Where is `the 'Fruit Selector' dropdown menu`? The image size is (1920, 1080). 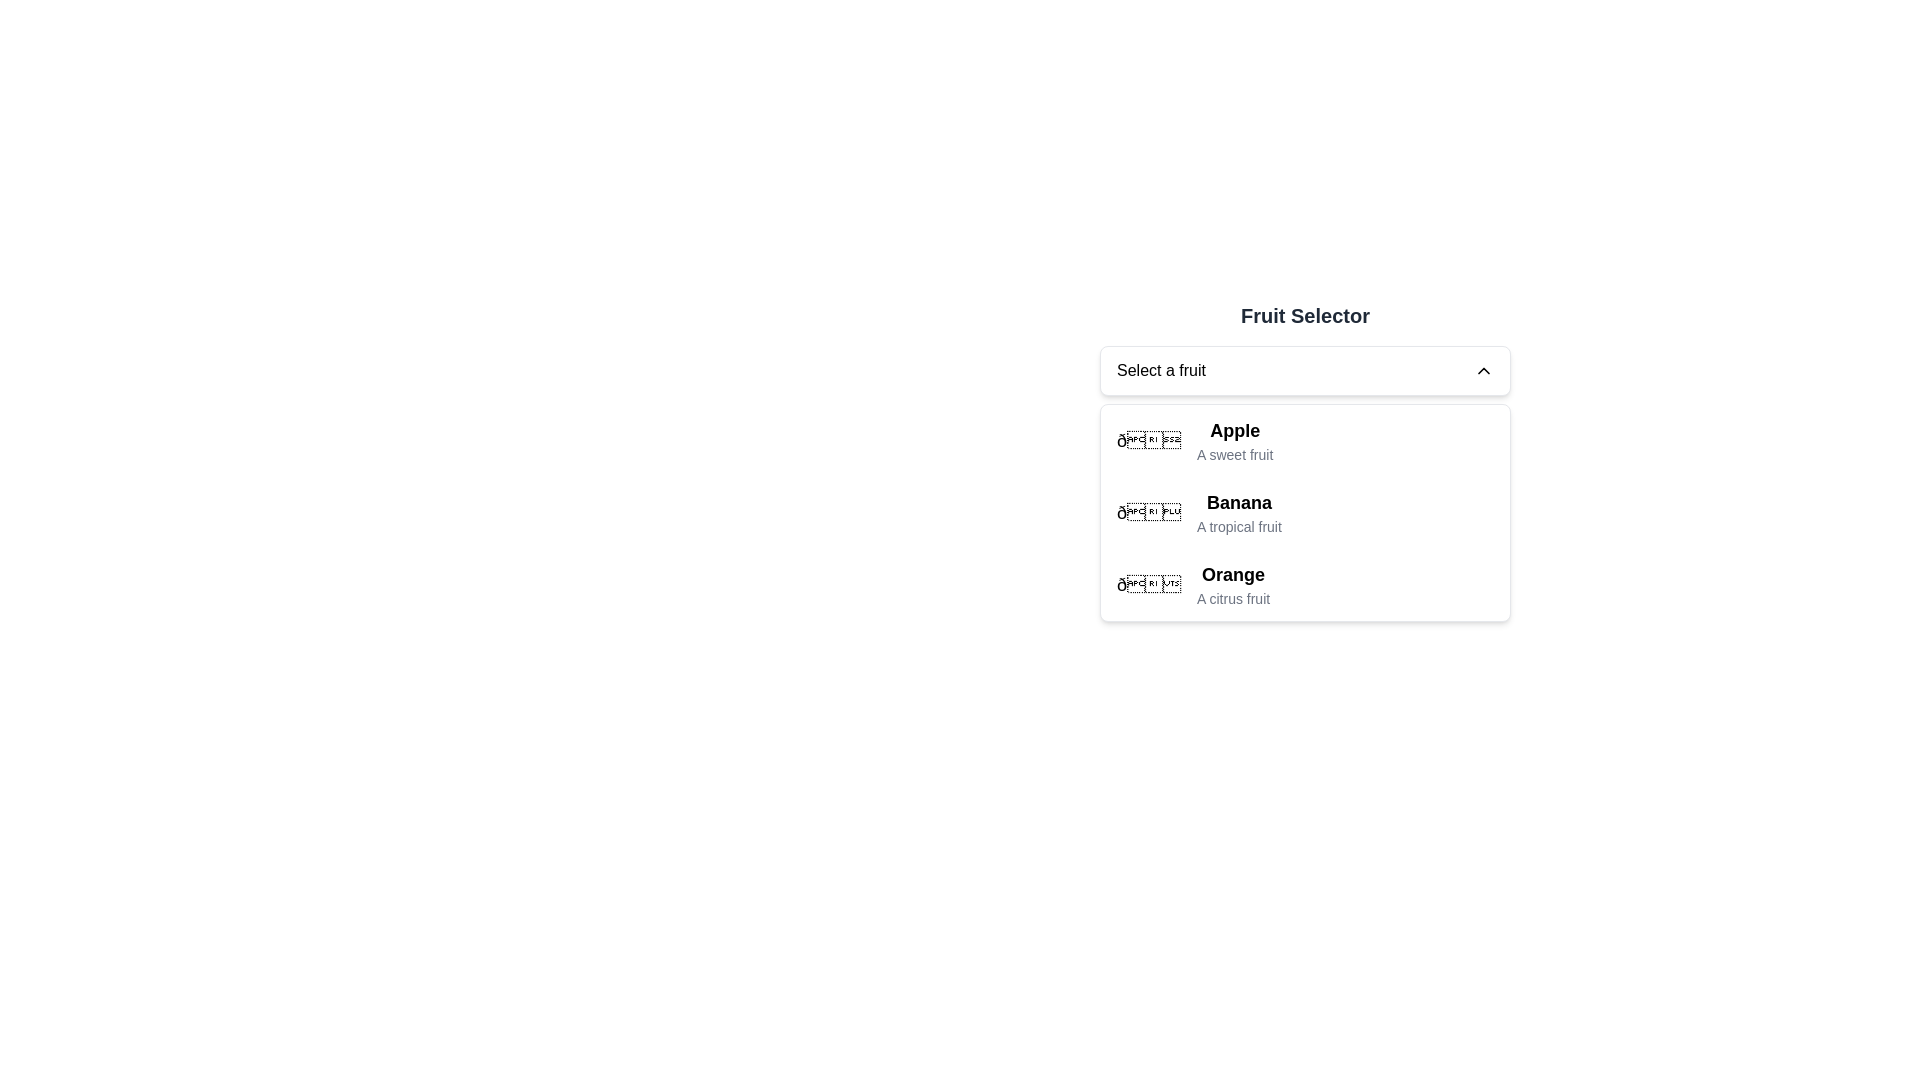 the 'Fruit Selector' dropdown menu is located at coordinates (1305, 347).